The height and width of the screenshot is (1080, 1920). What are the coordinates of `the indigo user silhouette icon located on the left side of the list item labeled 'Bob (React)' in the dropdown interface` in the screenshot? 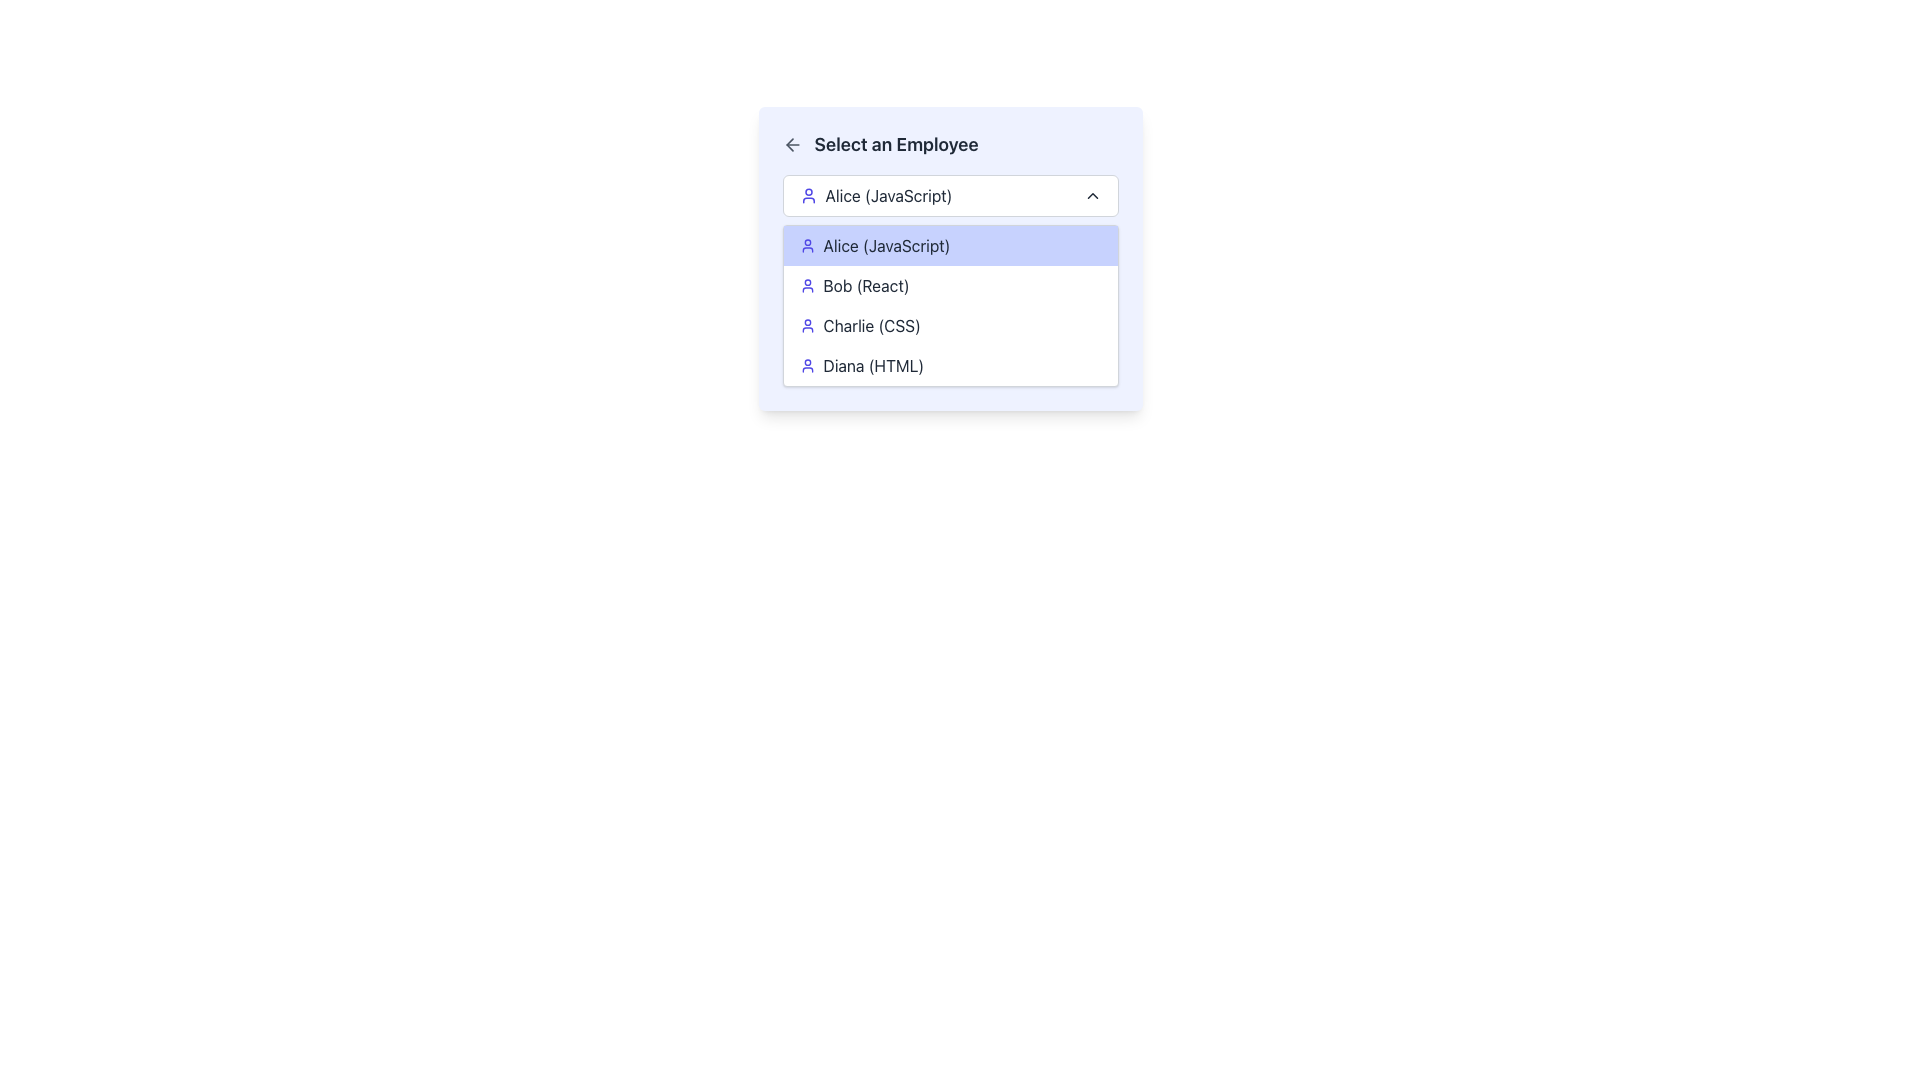 It's located at (807, 285).